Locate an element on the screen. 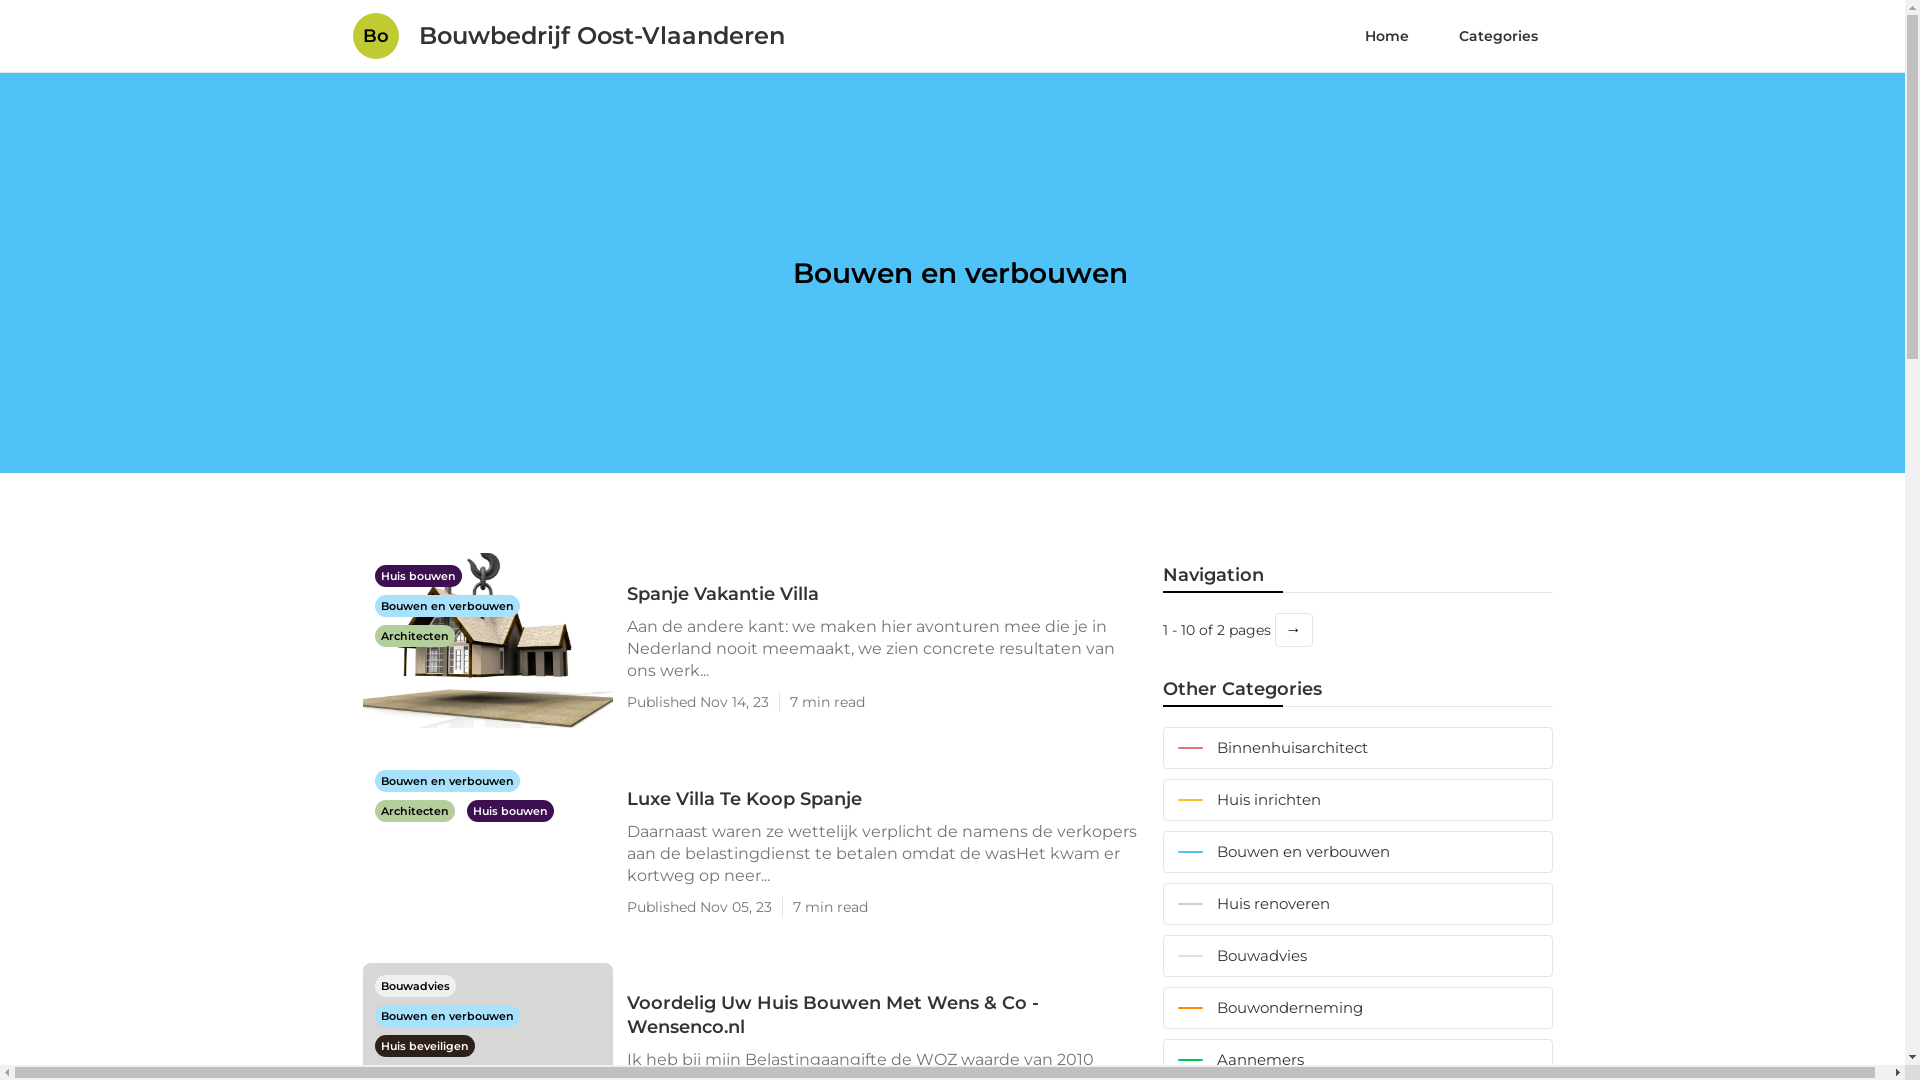 The image size is (1920, 1080). 'Architecten' is located at coordinates (415, 810).